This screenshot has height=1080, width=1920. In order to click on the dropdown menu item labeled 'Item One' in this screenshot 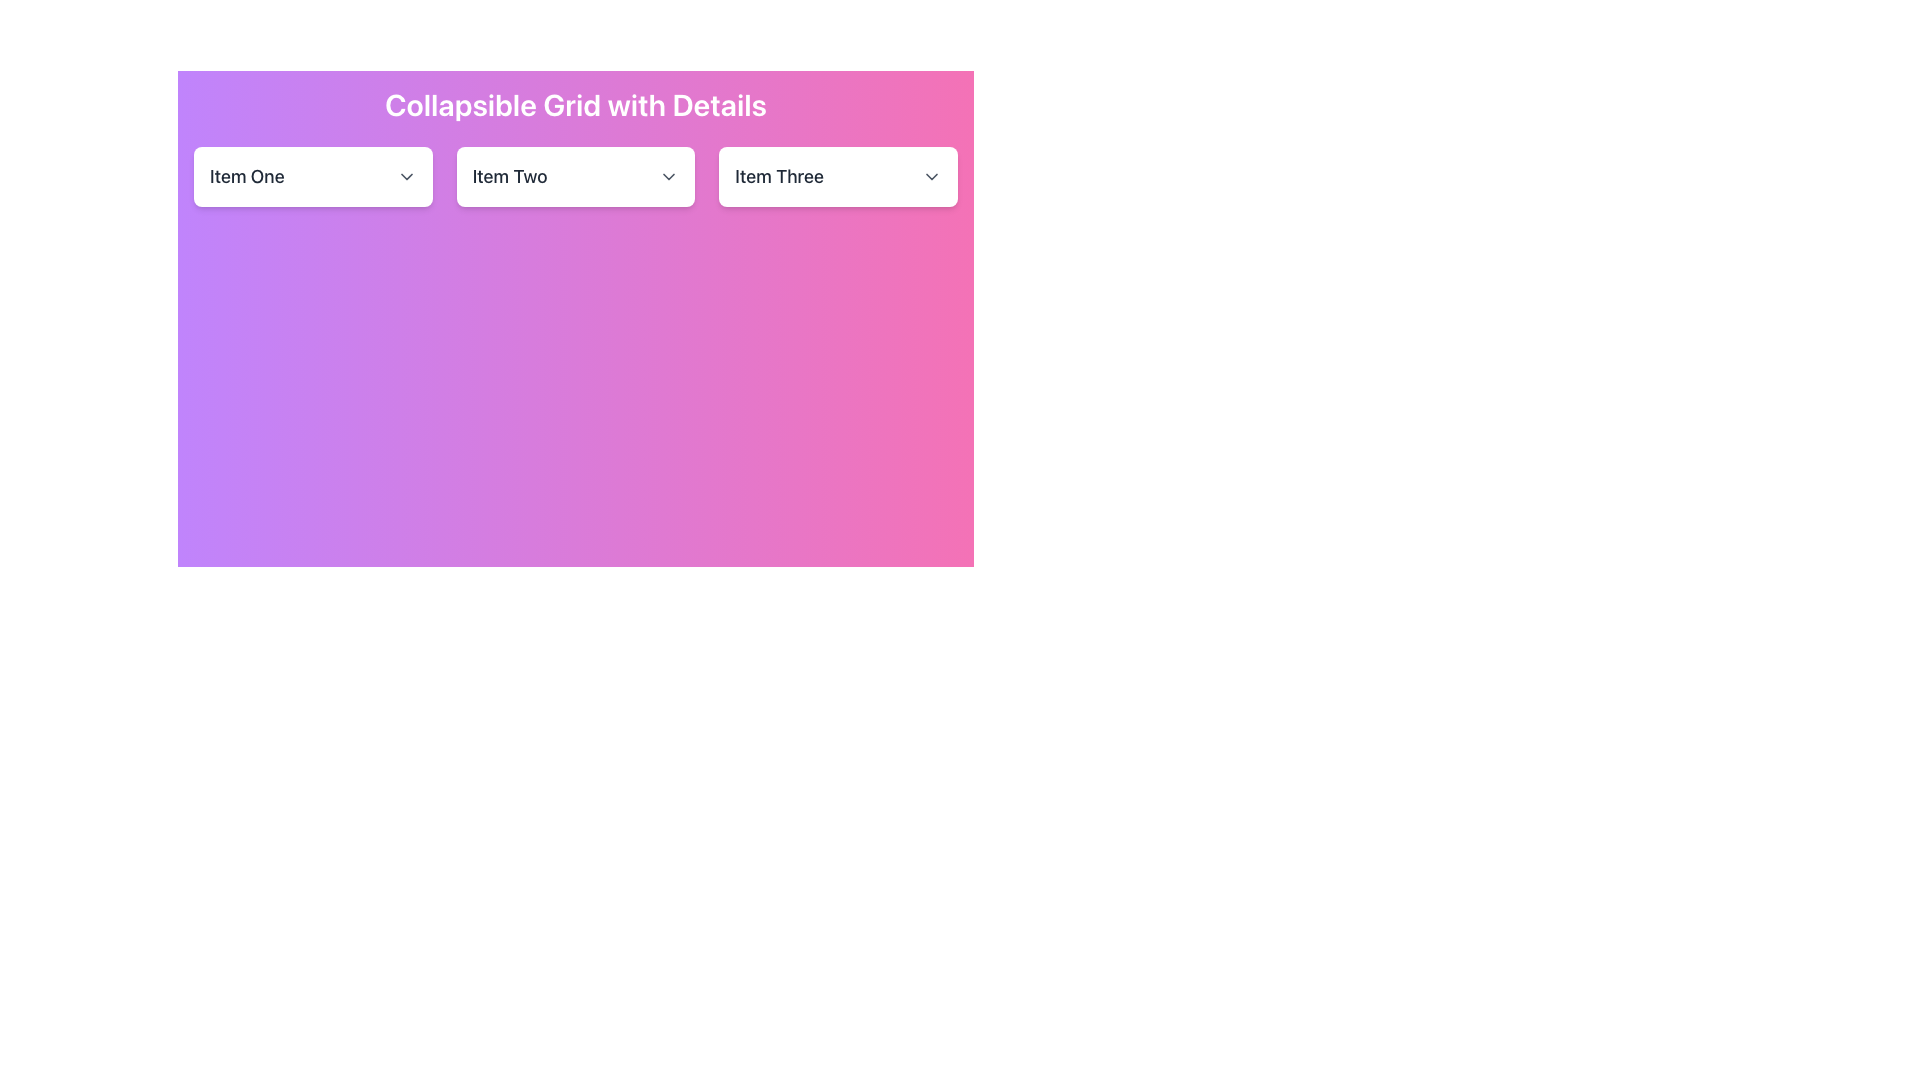, I will do `click(312, 176)`.